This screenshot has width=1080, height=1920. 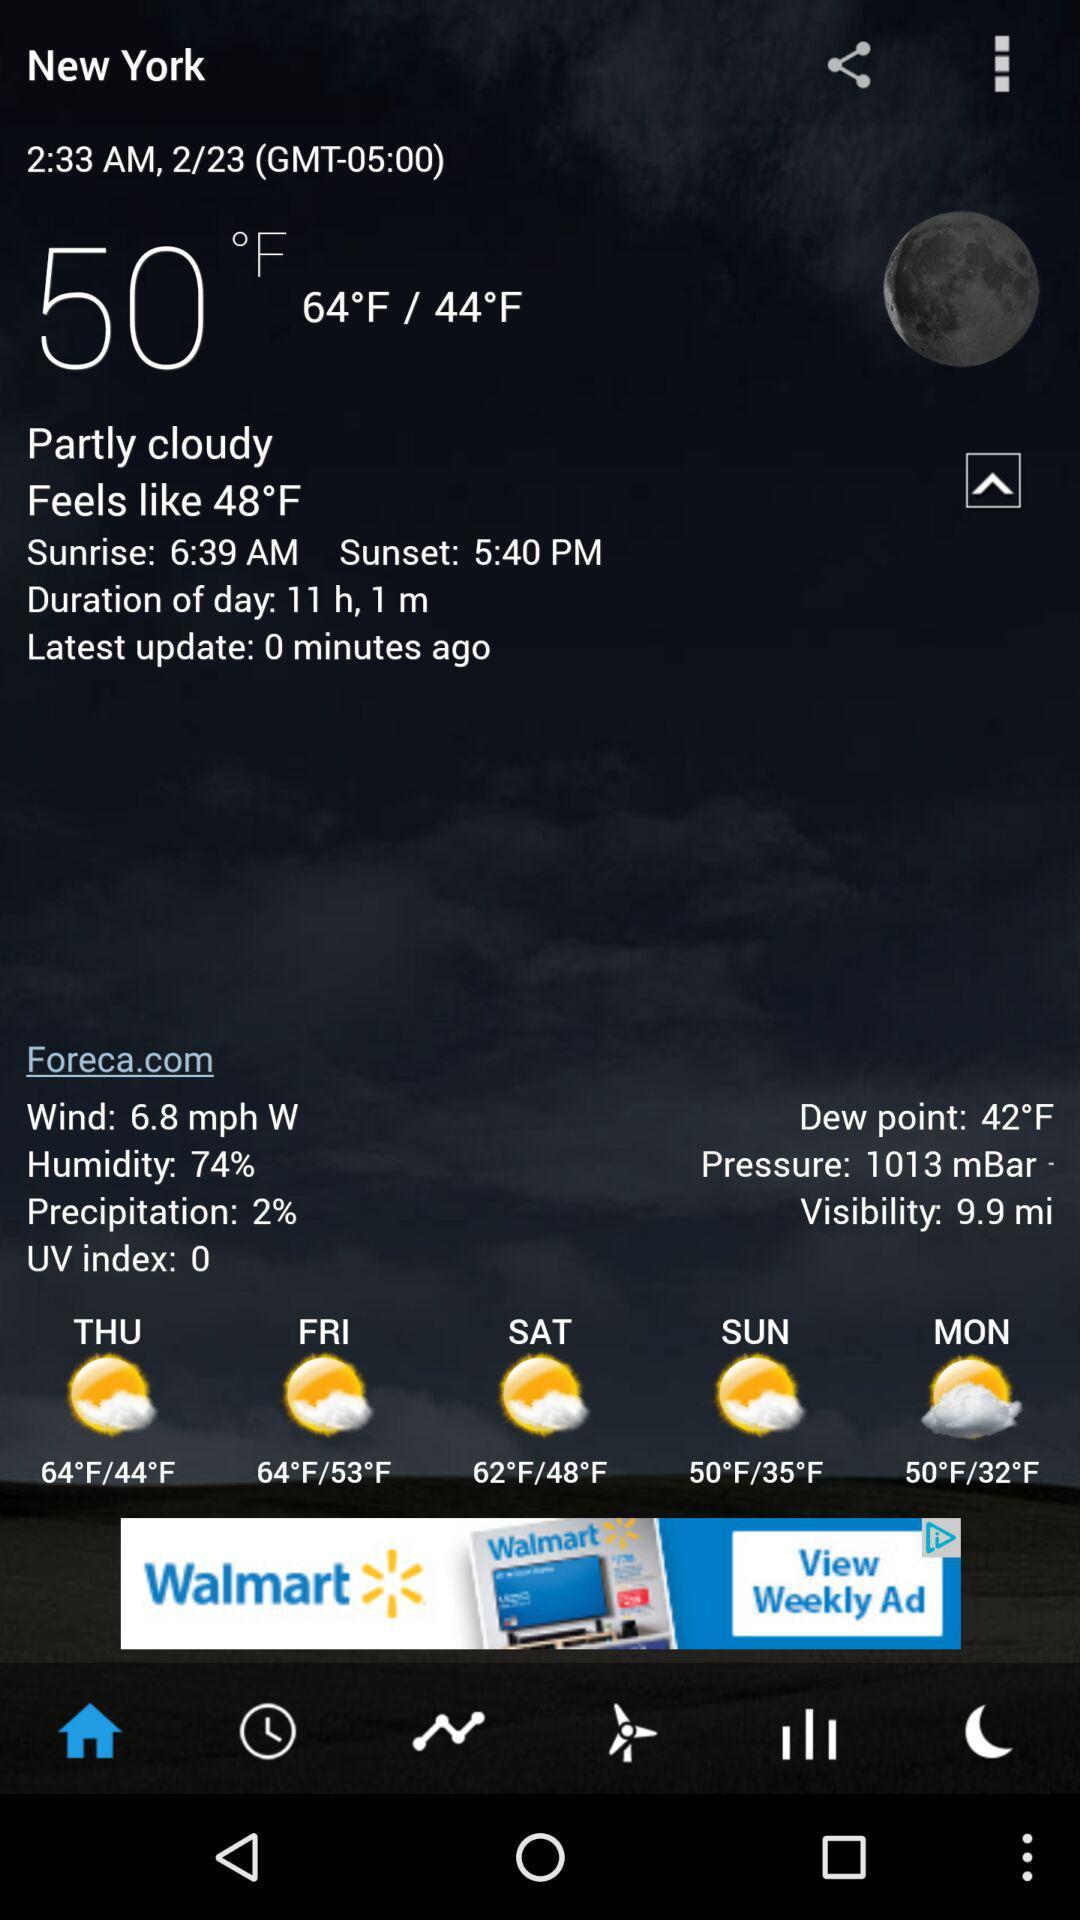 What do you see at coordinates (990, 1849) in the screenshot?
I see `the weather icon` at bounding box center [990, 1849].